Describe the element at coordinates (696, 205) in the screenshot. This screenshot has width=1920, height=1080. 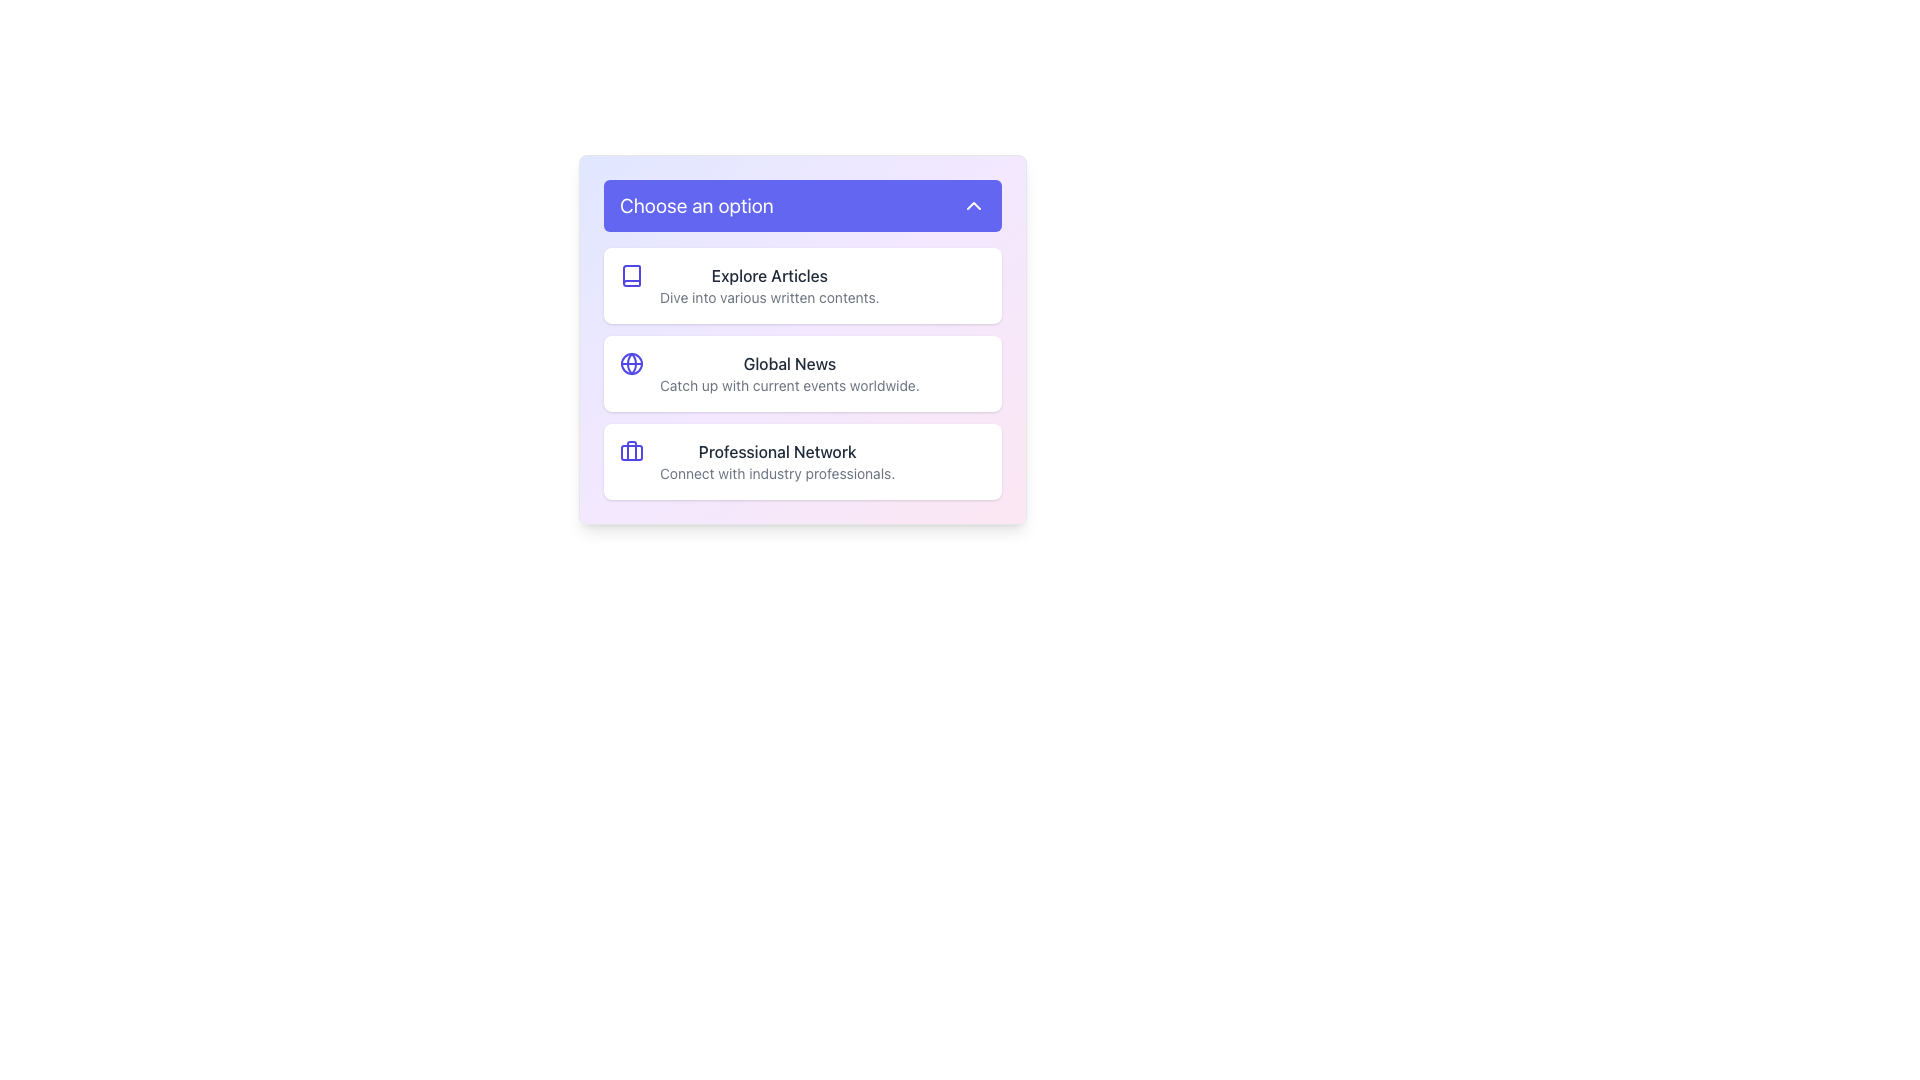
I see `the text label that serves as a header for the dropdown menu, which is centrally positioned within the indigo-colored header section and aligned with a chevron icon` at that location.